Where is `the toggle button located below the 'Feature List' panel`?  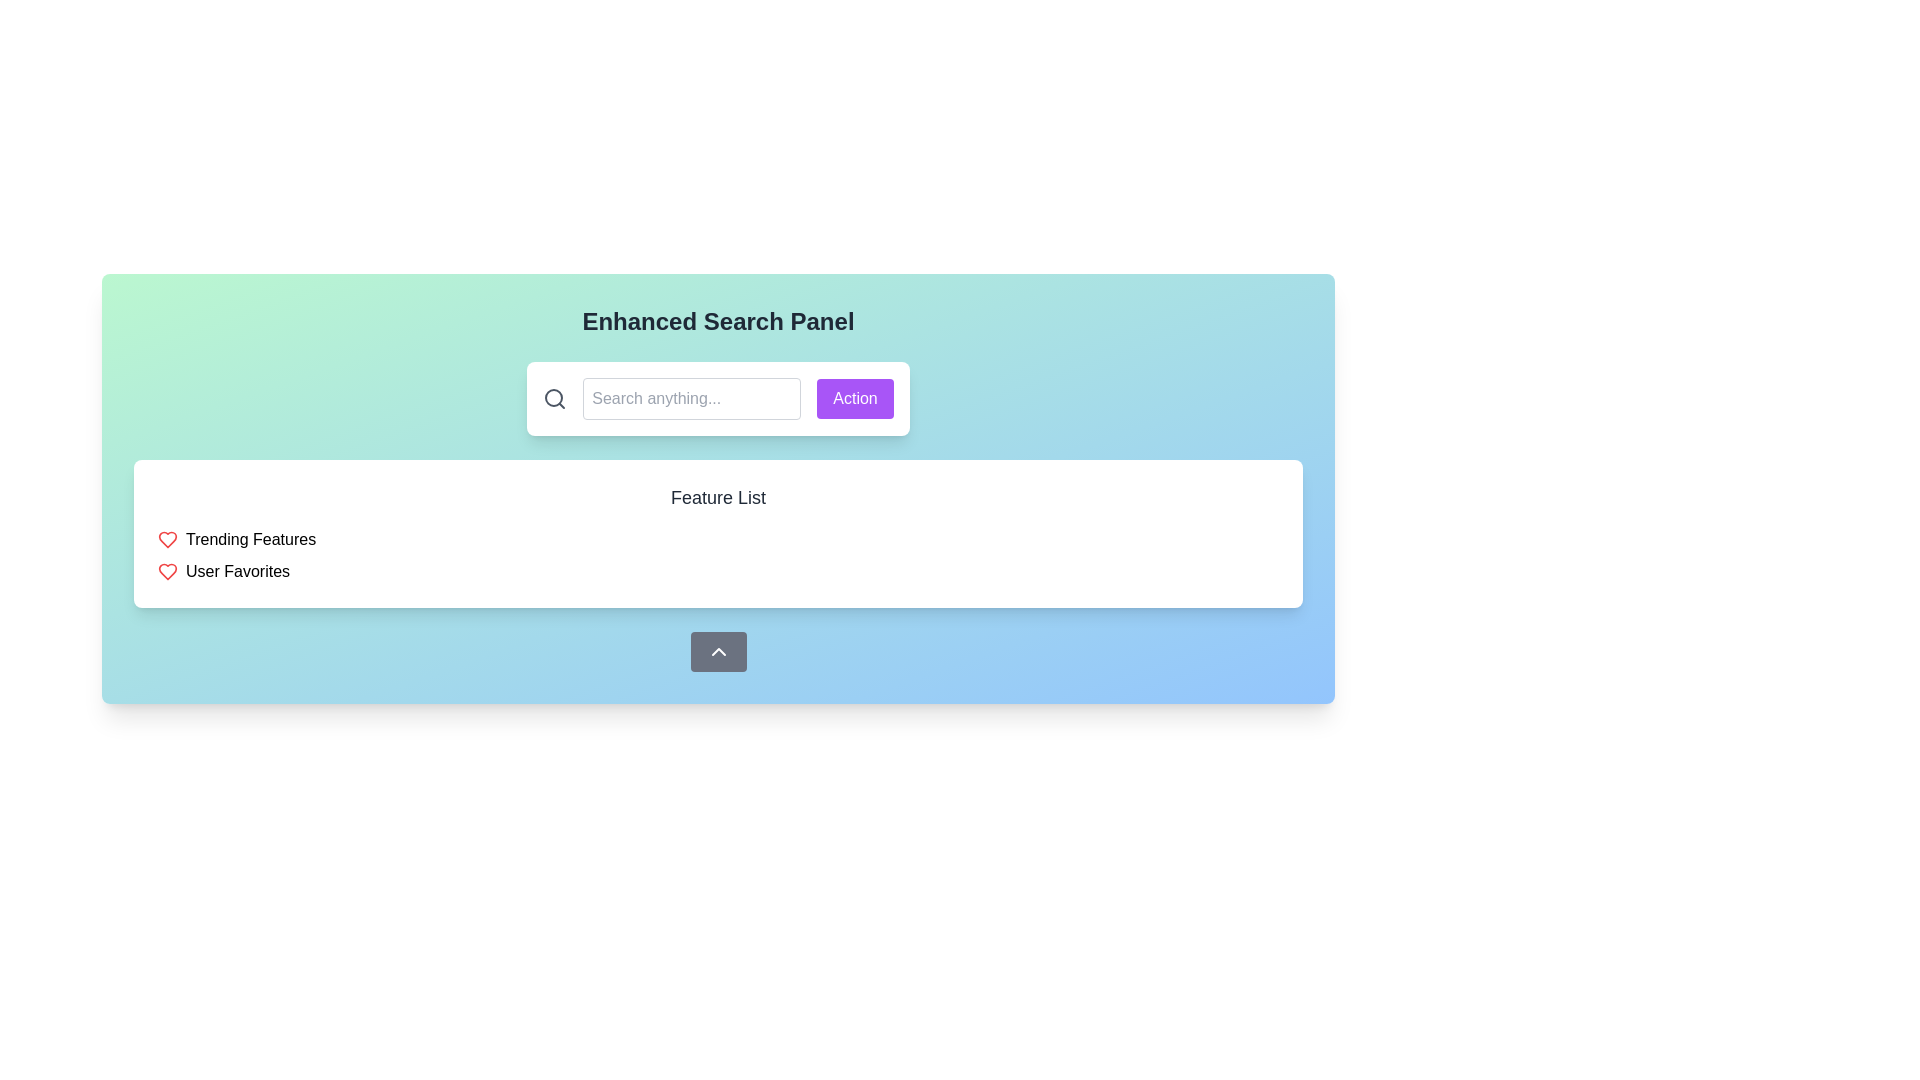
the toggle button located below the 'Feature List' panel is located at coordinates (718, 651).